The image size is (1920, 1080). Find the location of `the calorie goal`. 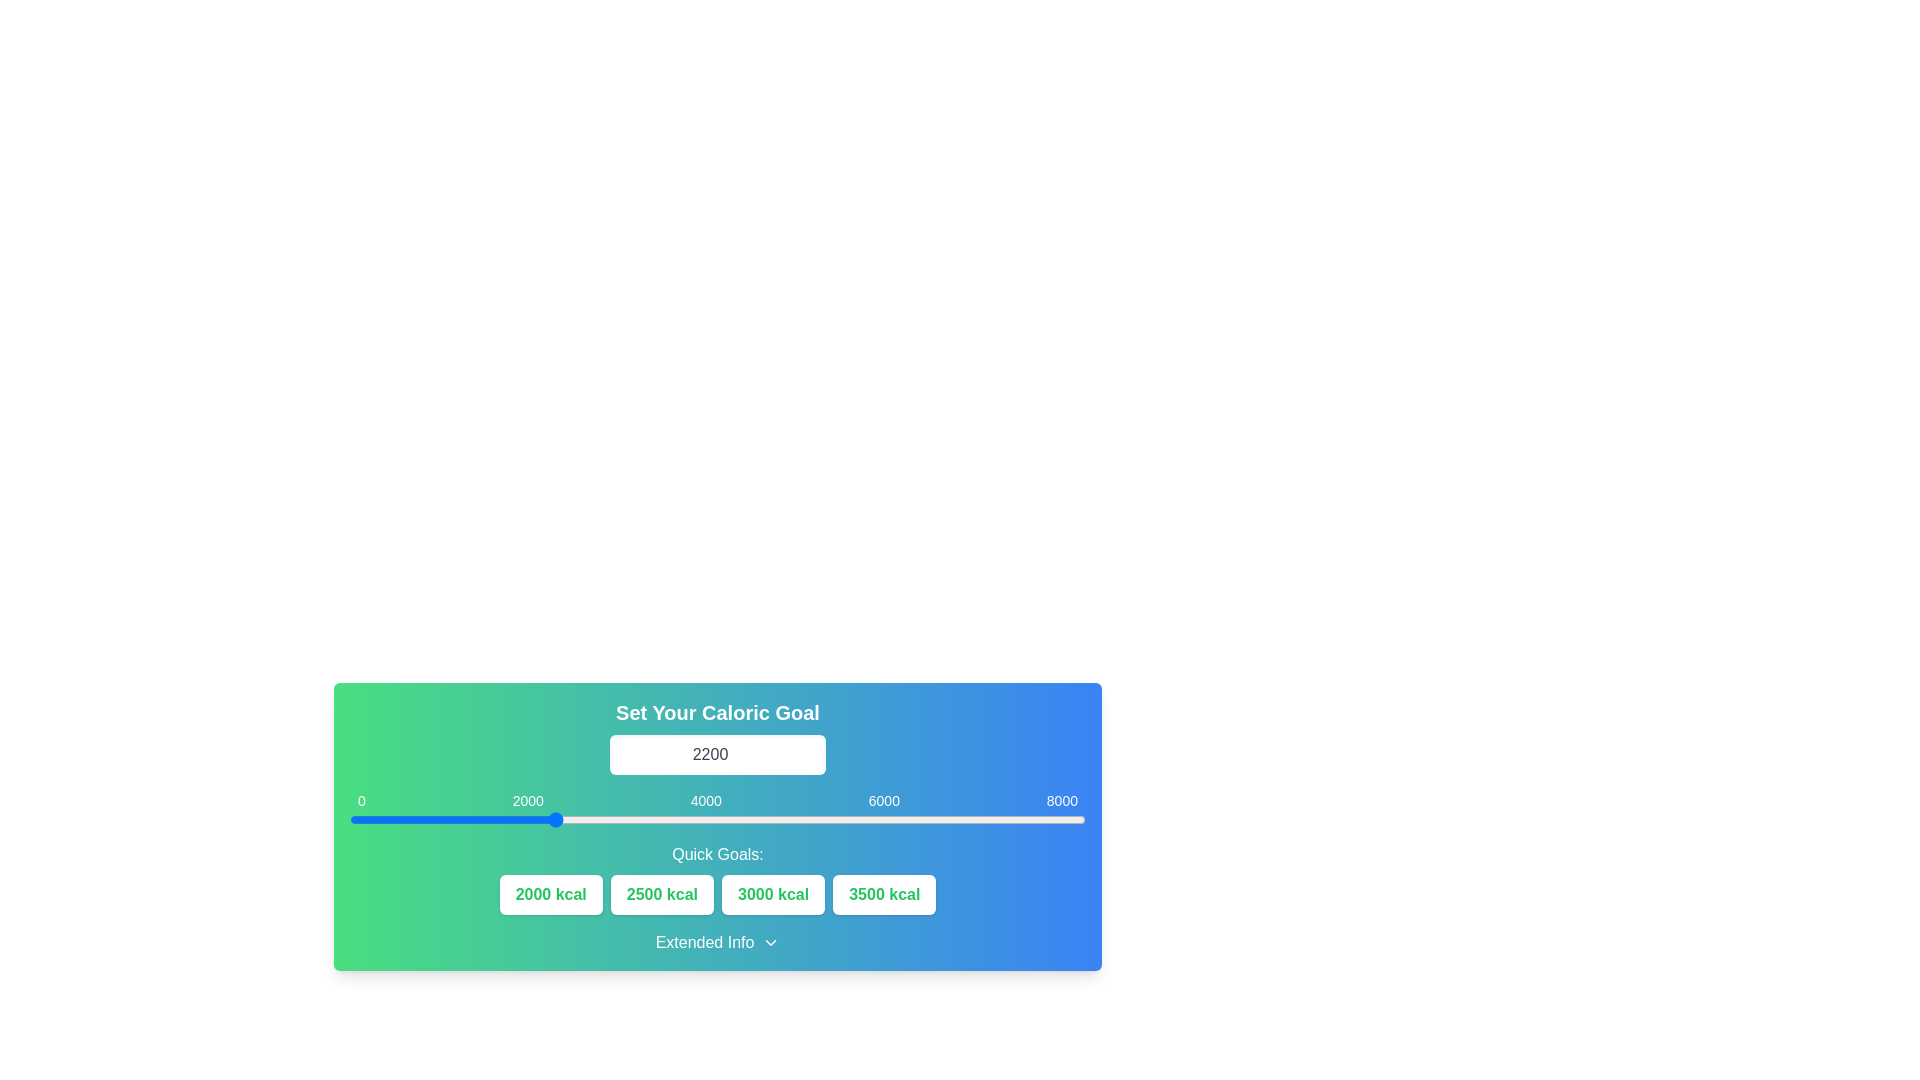

the calorie goal is located at coordinates (692, 820).